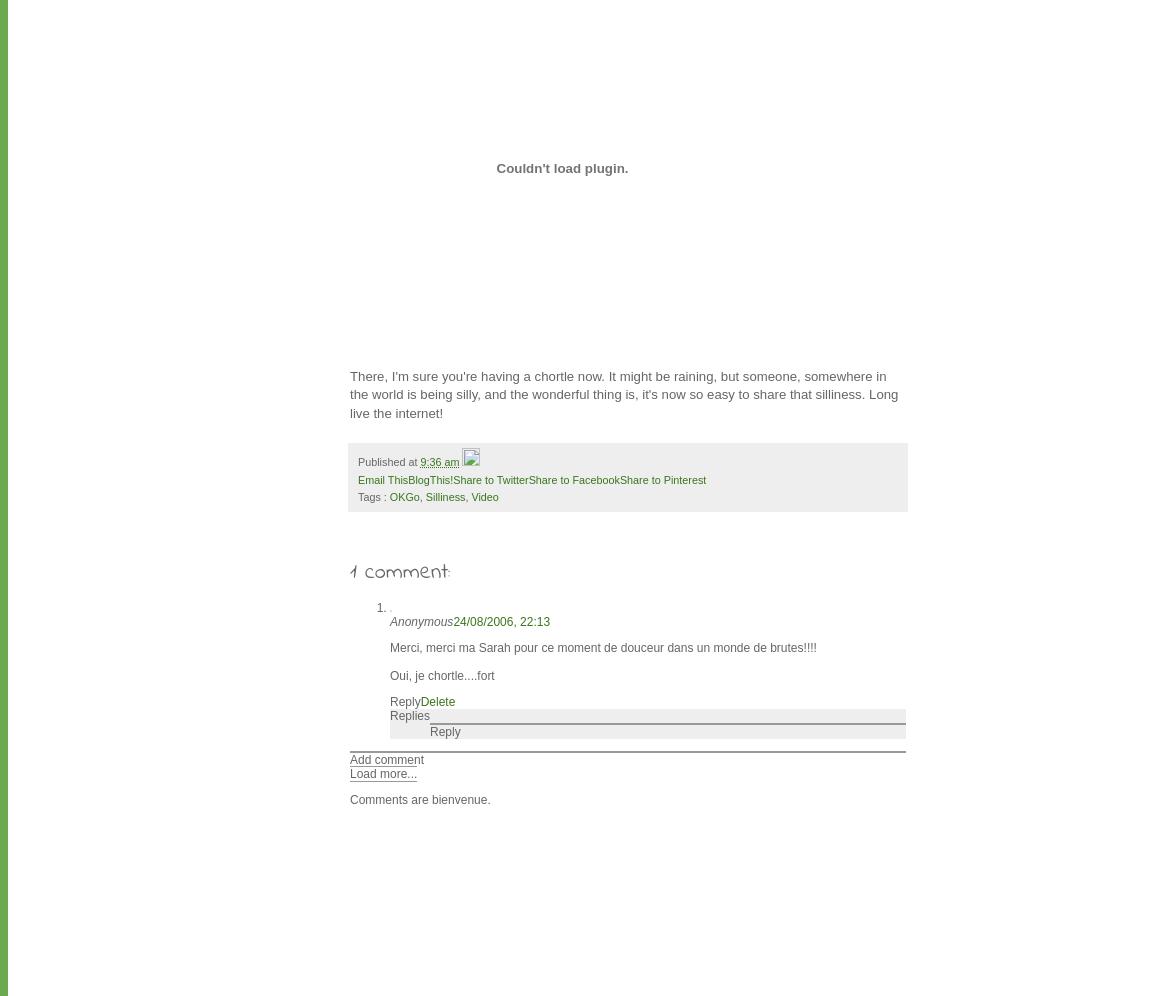 The image size is (1158, 996). Describe the element at coordinates (420, 798) in the screenshot. I see `'Comments are bienvenue.'` at that location.